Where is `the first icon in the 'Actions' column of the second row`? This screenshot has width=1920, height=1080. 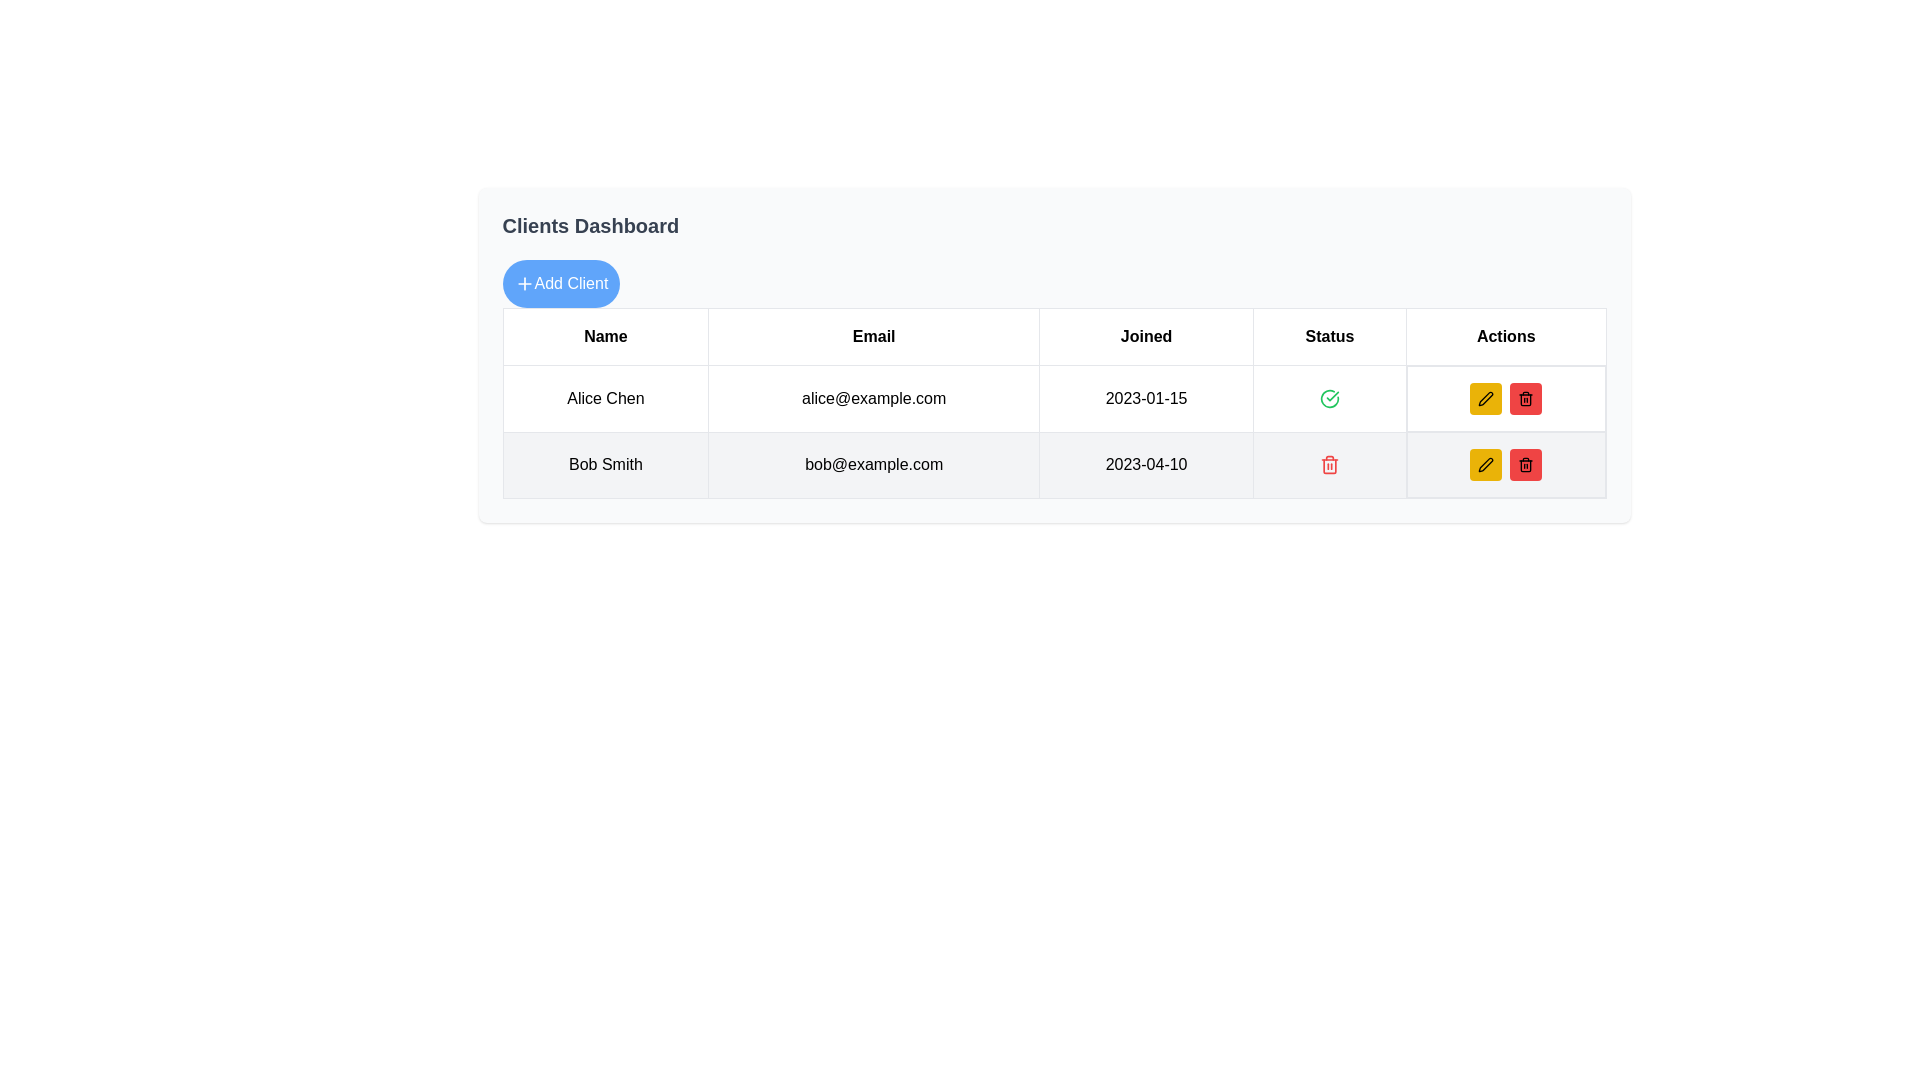
the first icon in the 'Actions' column of the second row is located at coordinates (1486, 465).